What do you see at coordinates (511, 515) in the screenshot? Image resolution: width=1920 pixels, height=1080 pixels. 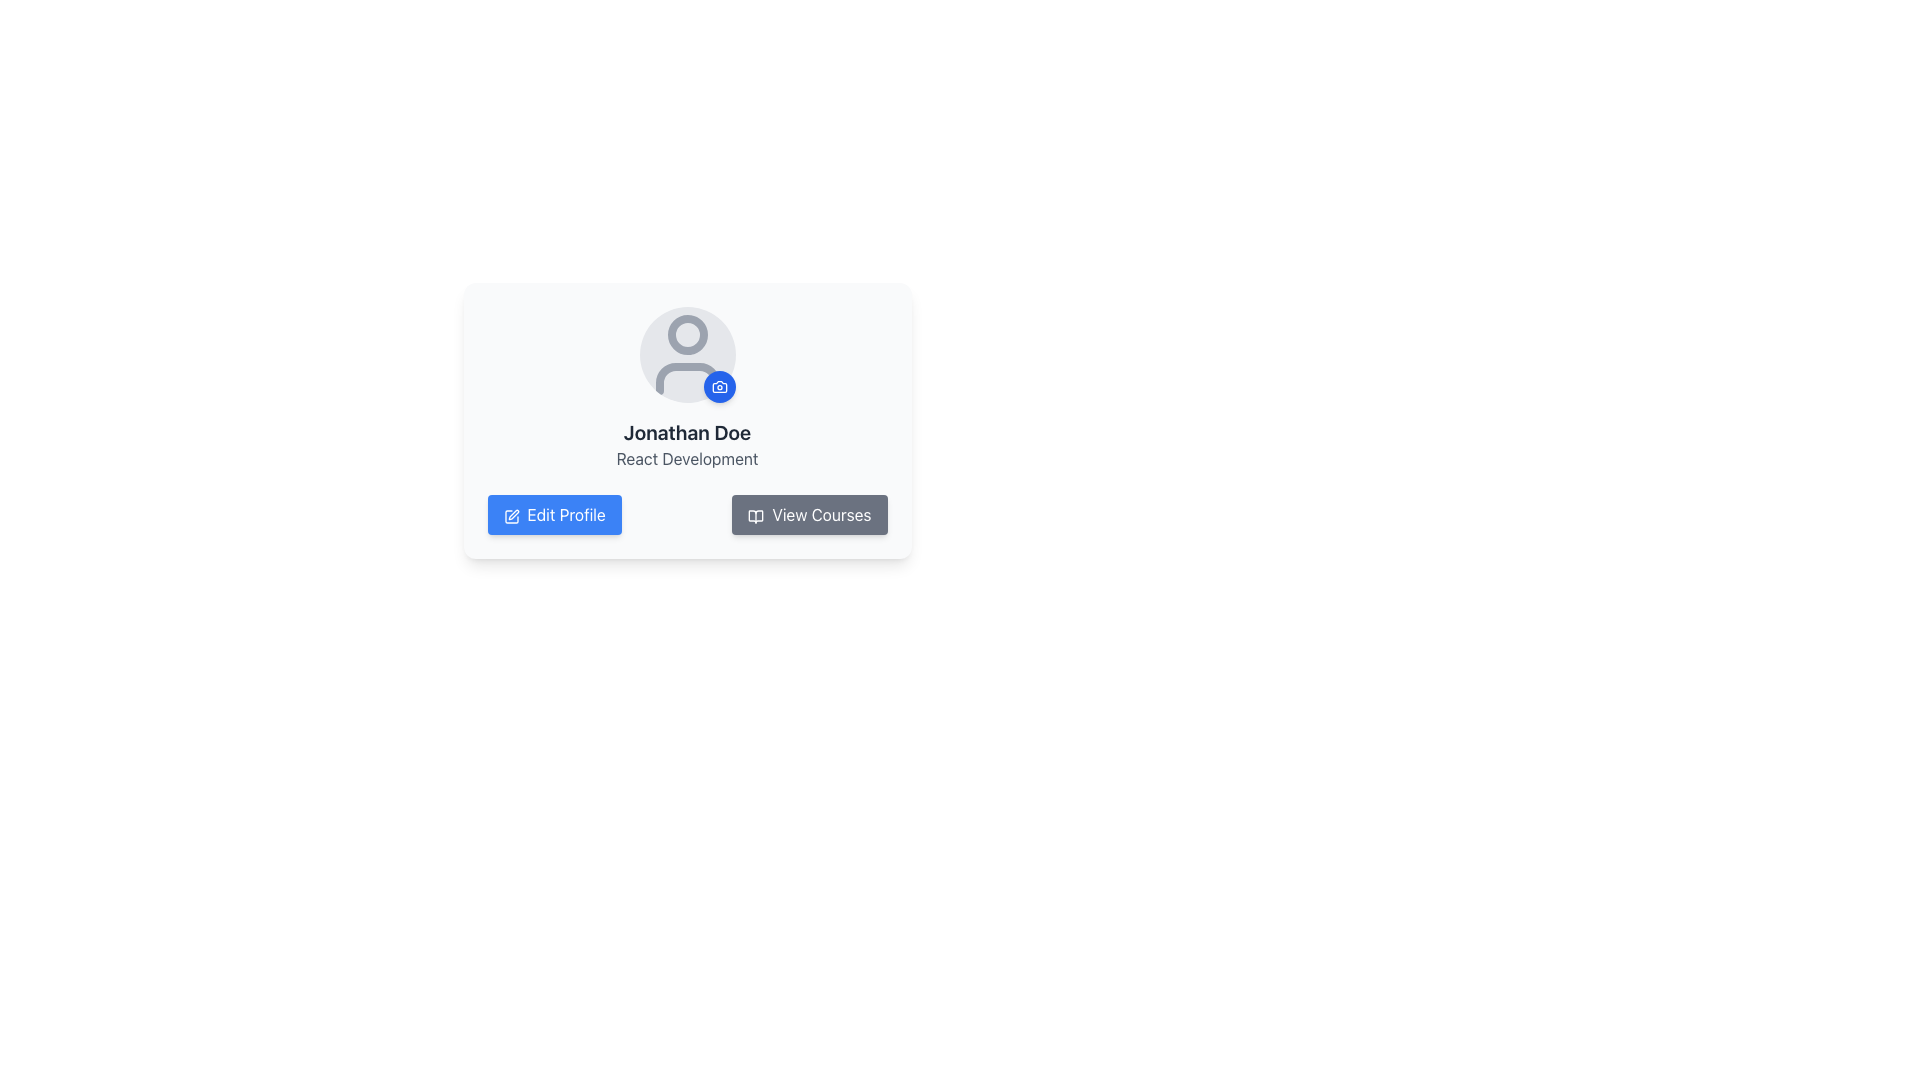 I see `the edit icon located to the left of the 'Edit Profile' text within the edit button at the bottom-left area of the card component` at bounding box center [511, 515].